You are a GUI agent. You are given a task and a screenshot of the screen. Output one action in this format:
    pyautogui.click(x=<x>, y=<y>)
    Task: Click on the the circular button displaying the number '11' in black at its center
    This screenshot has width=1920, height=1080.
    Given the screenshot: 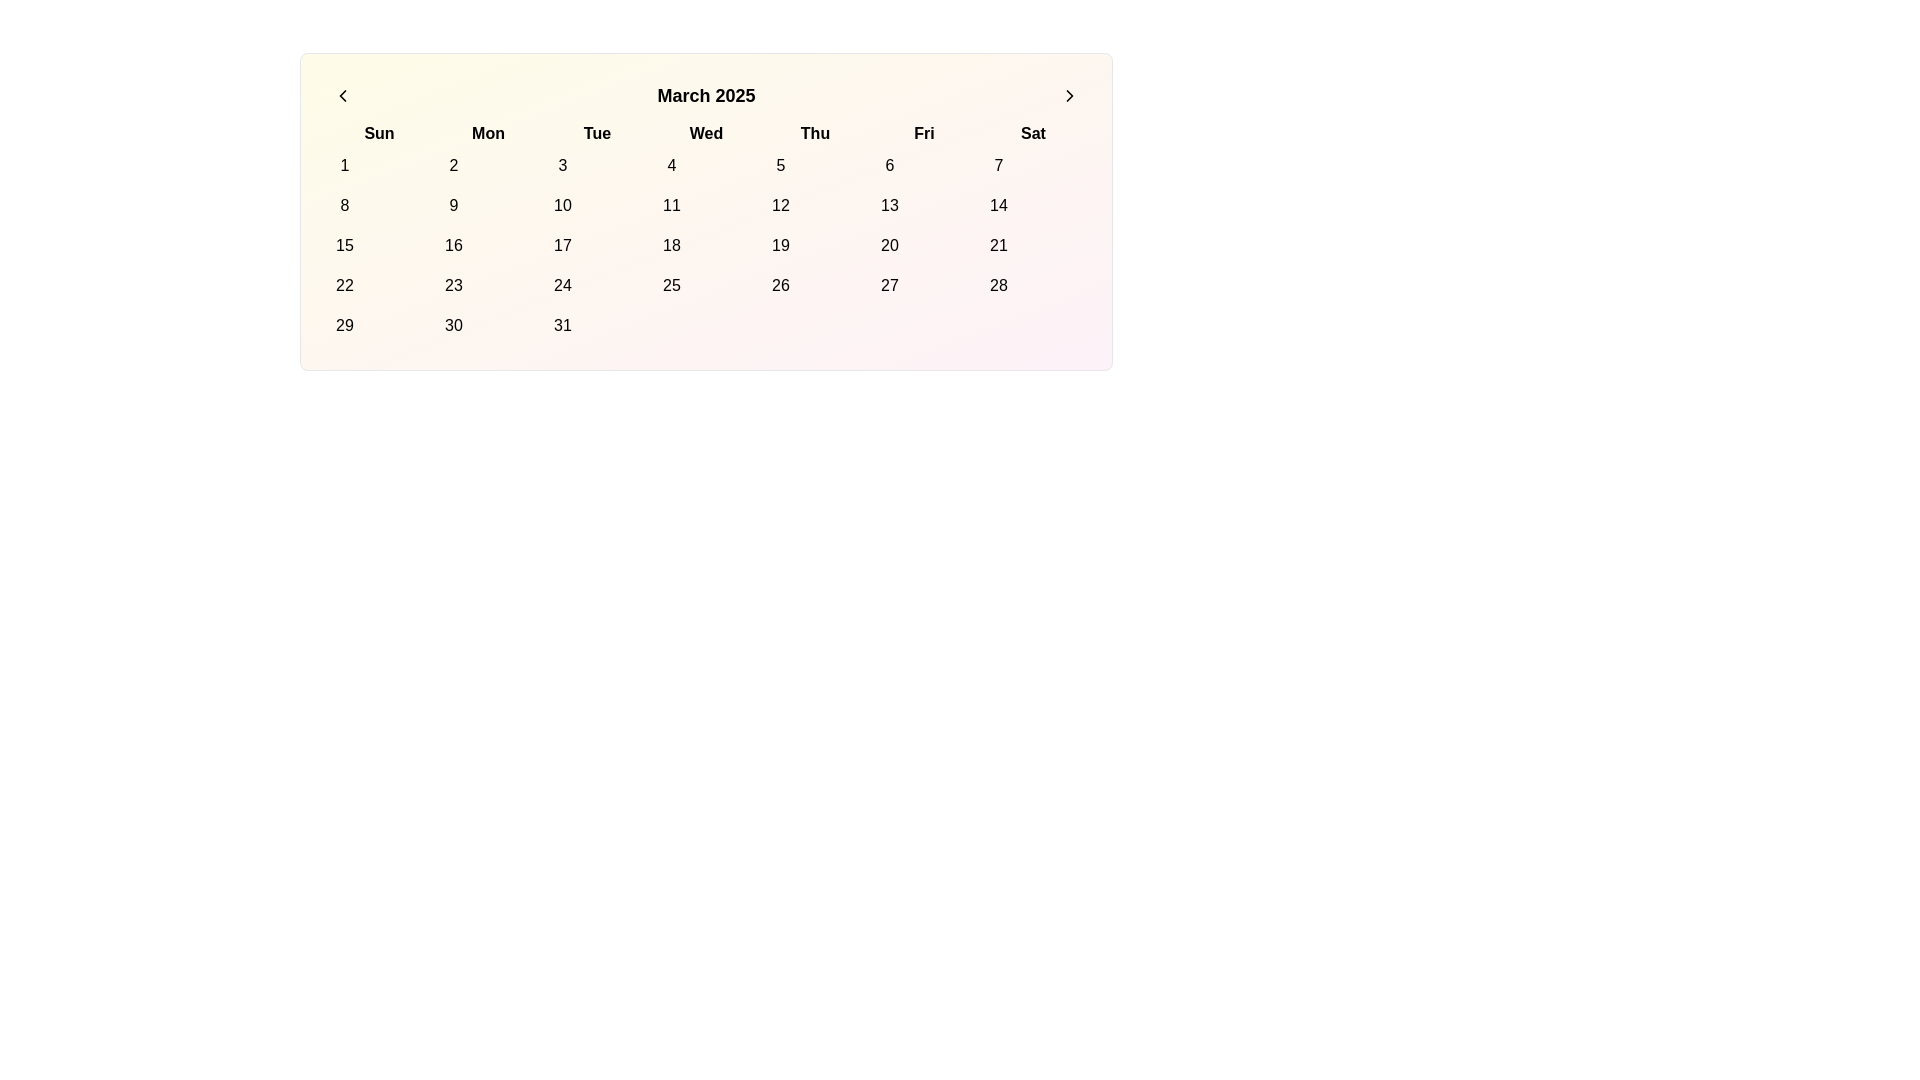 What is the action you would take?
    pyautogui.click(x=672, y=205)
    